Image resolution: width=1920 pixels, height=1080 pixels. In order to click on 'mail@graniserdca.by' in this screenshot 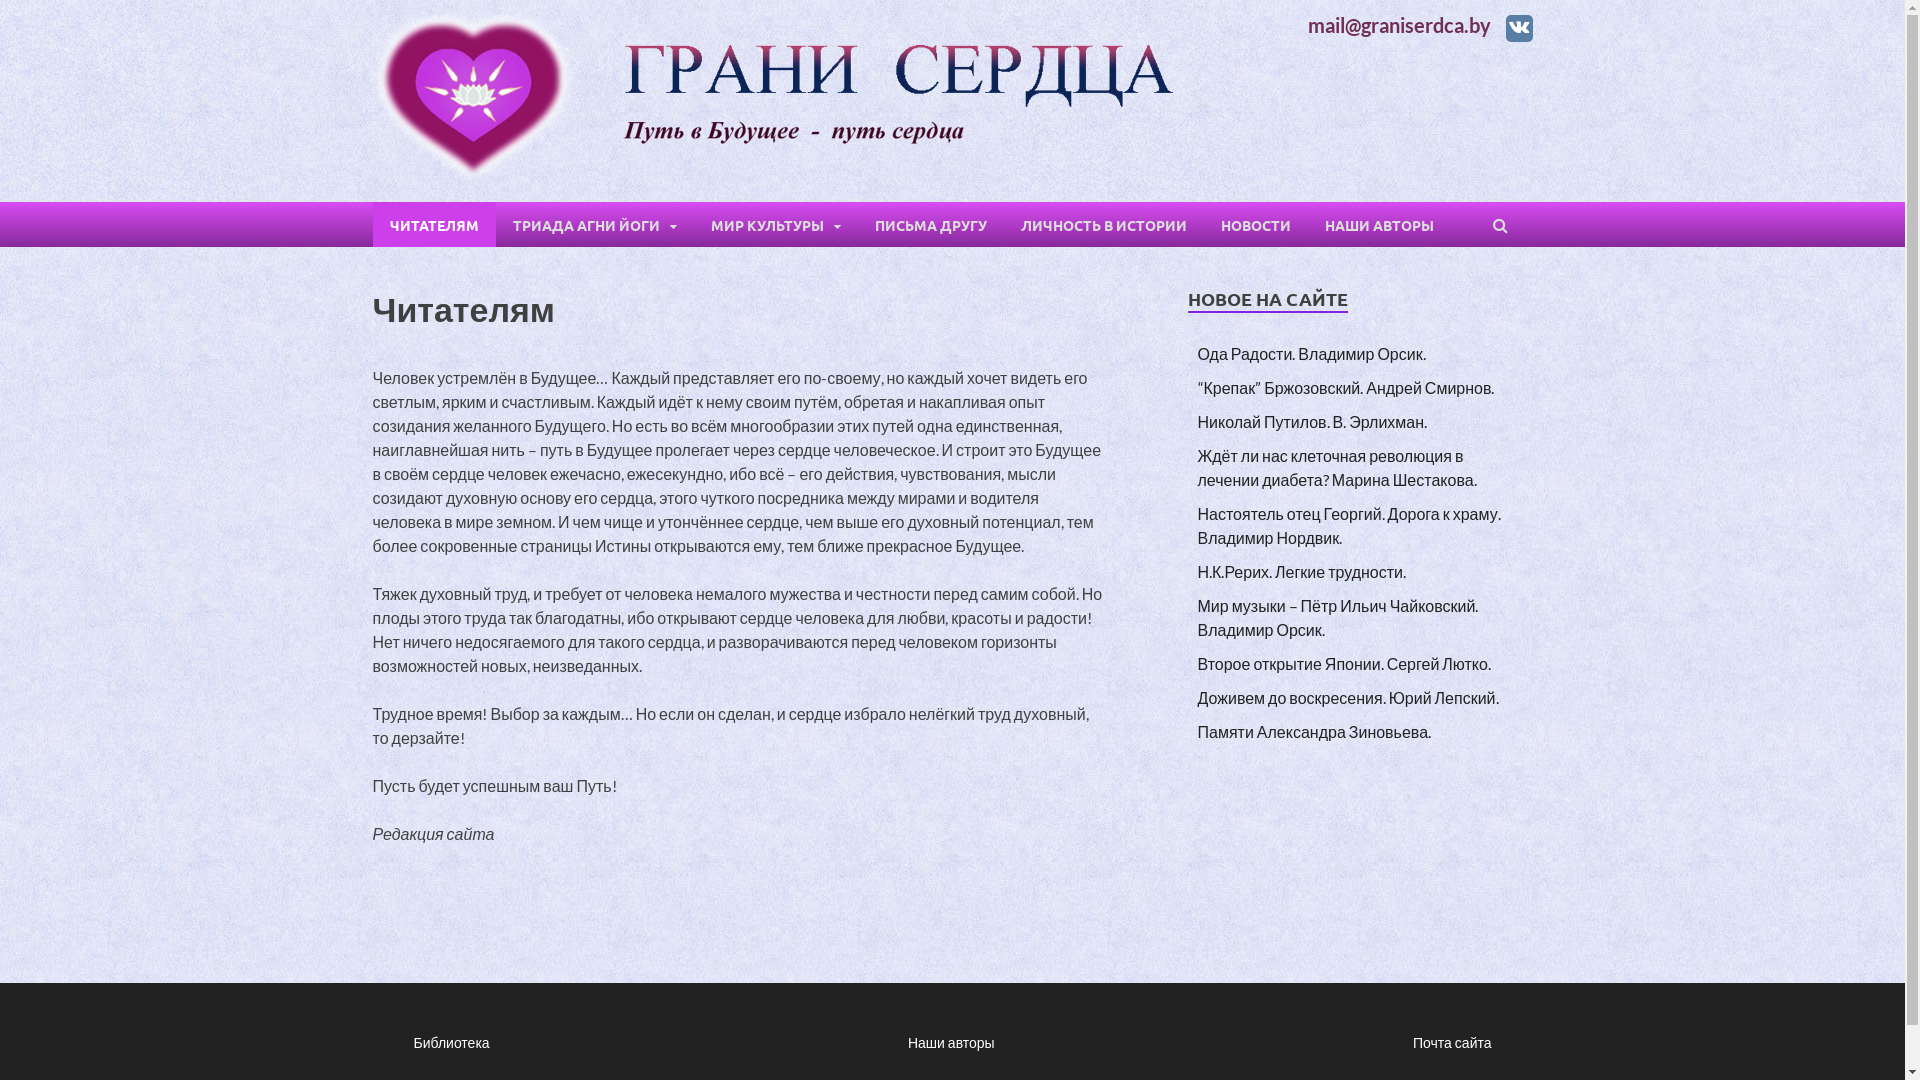, I will do `click(1398, 24)`.